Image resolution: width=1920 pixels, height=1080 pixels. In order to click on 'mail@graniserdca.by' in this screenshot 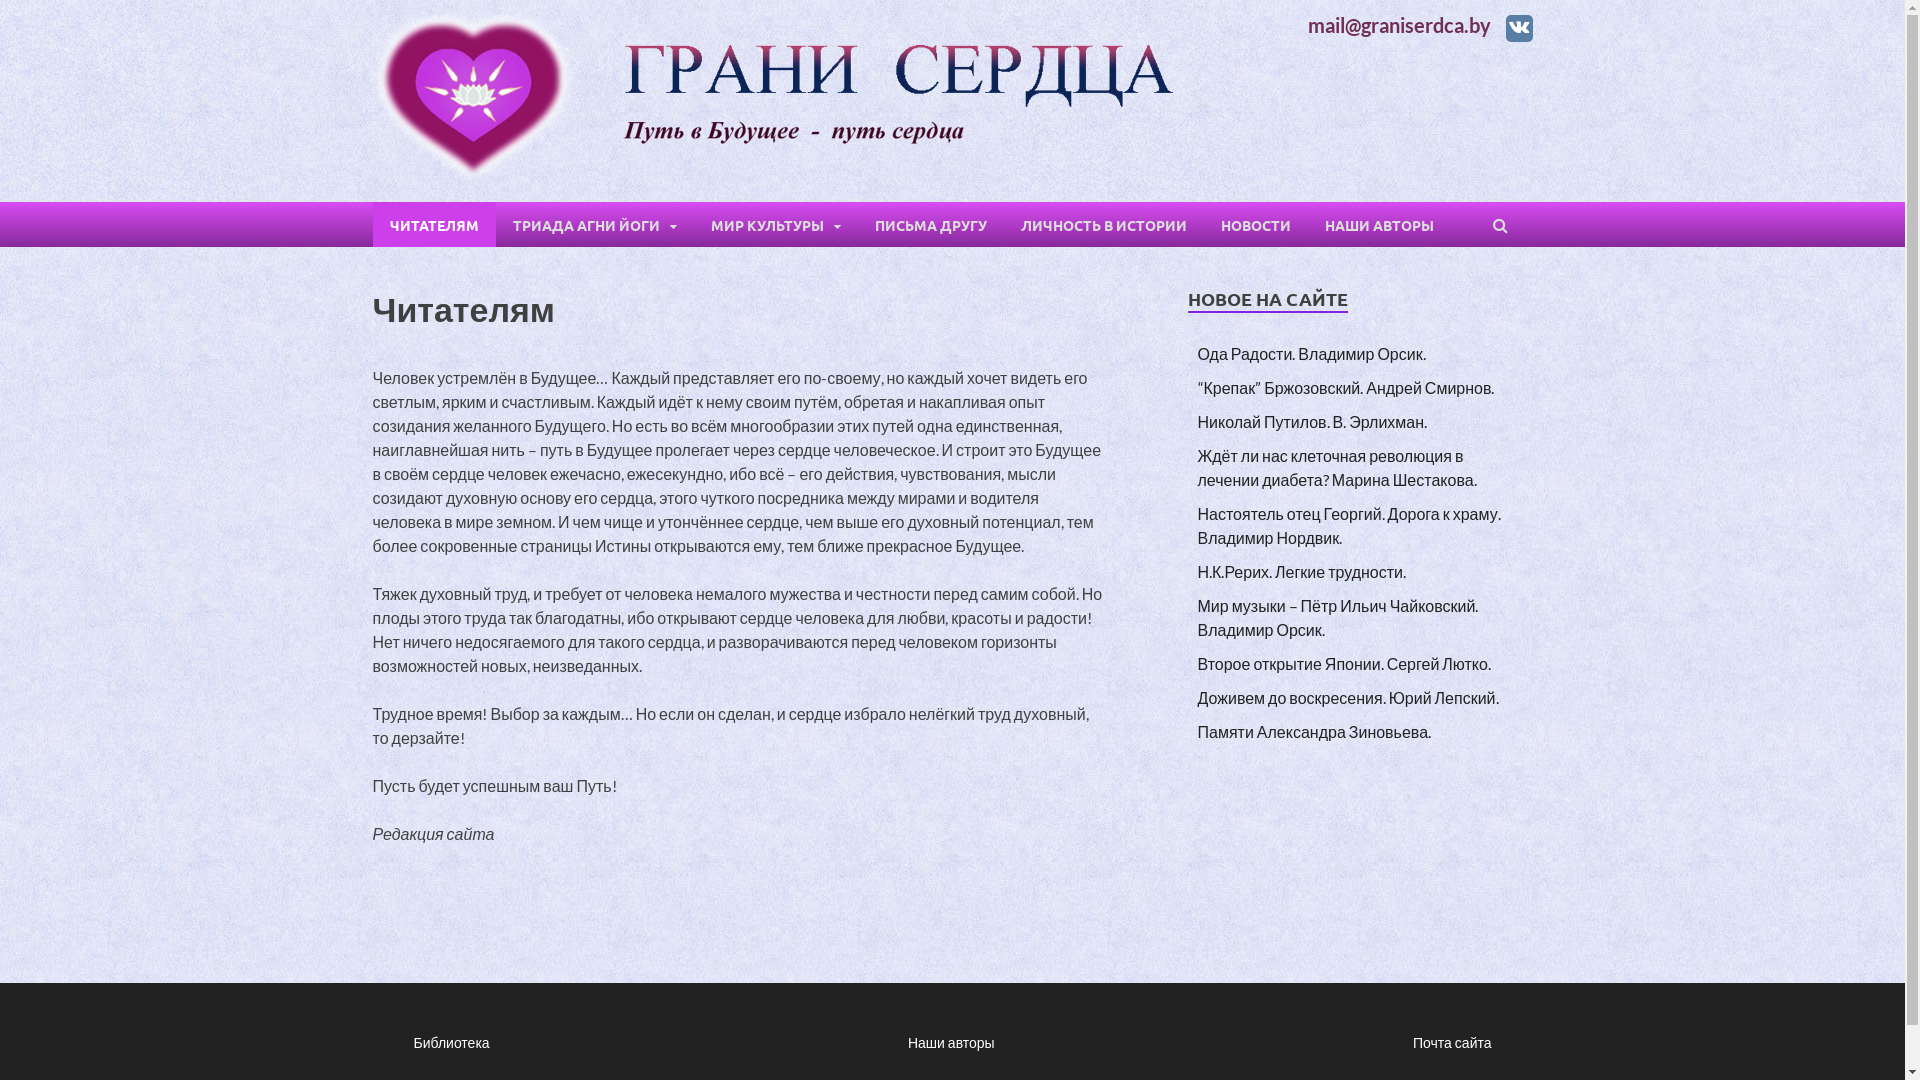, I will do `click(1398, 24)`.